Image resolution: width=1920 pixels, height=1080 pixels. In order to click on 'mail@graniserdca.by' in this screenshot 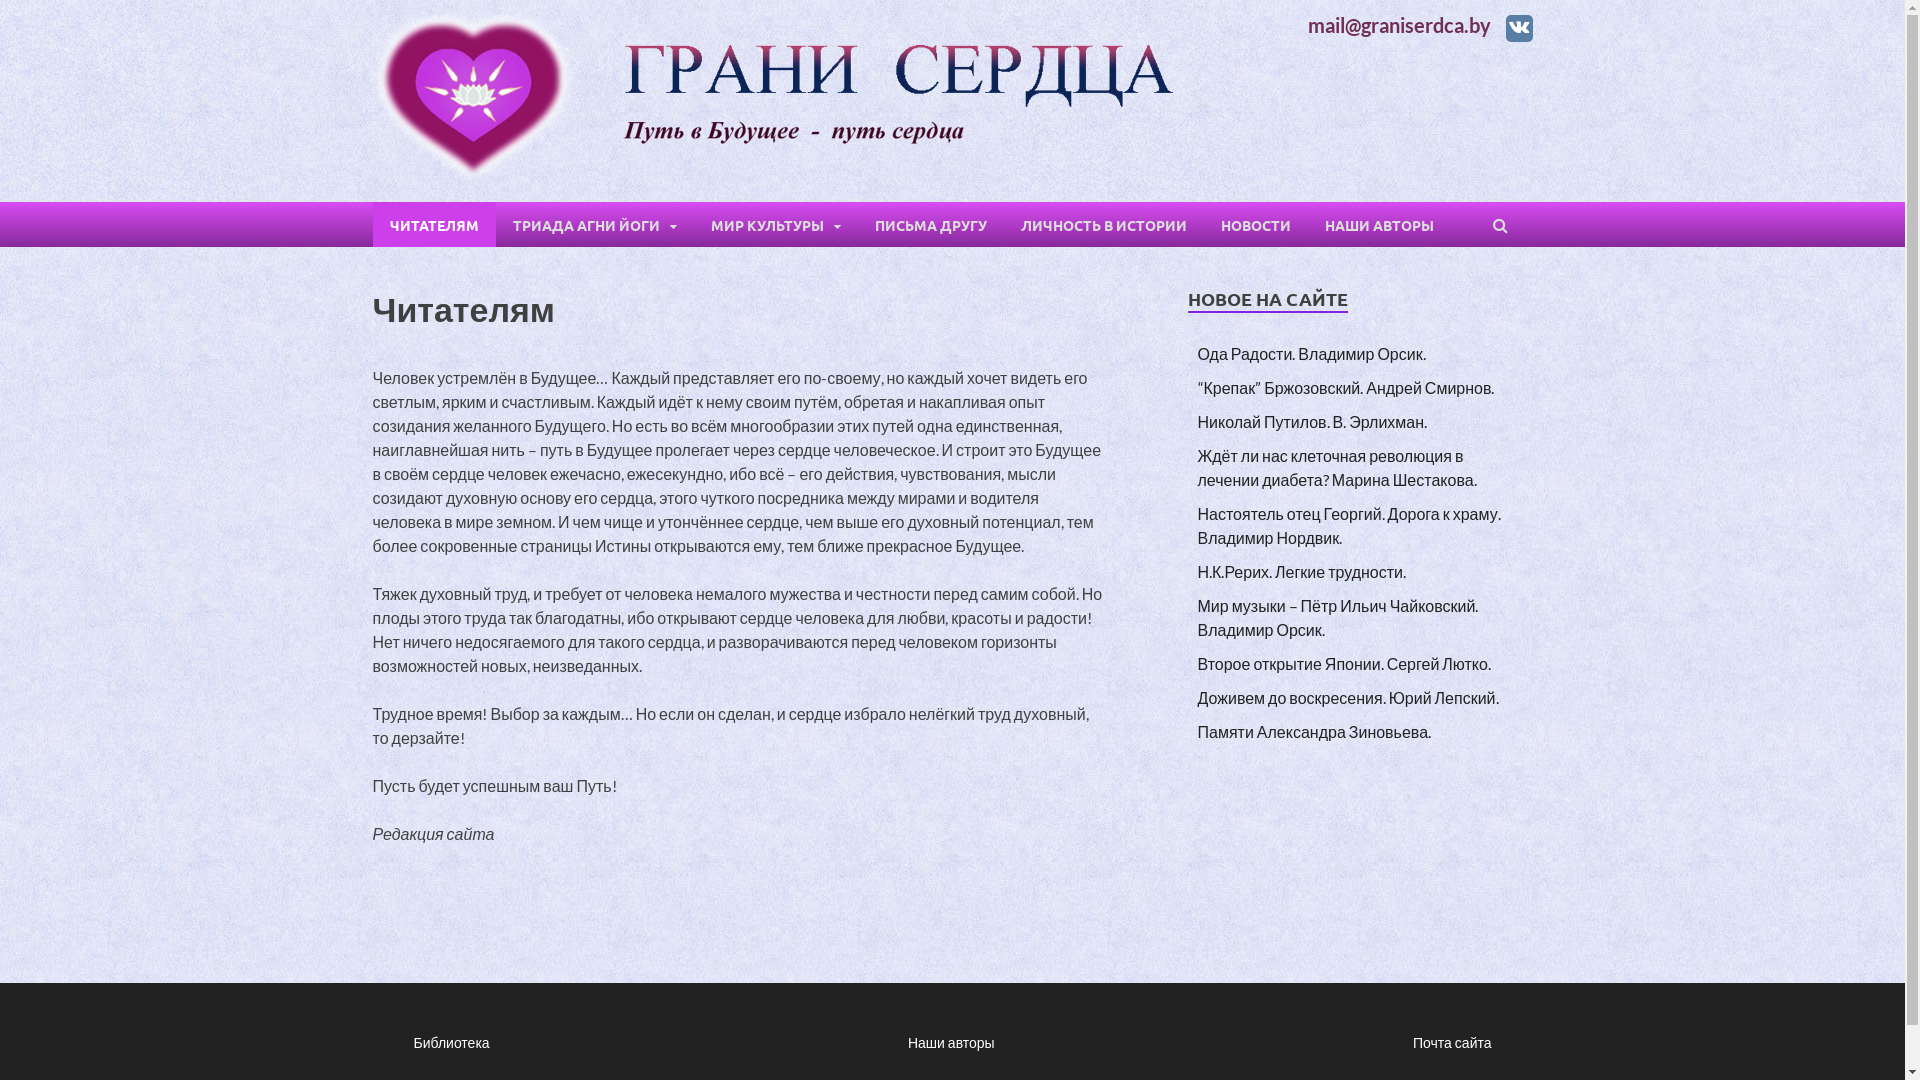, I will do `click(1398, 24)`.